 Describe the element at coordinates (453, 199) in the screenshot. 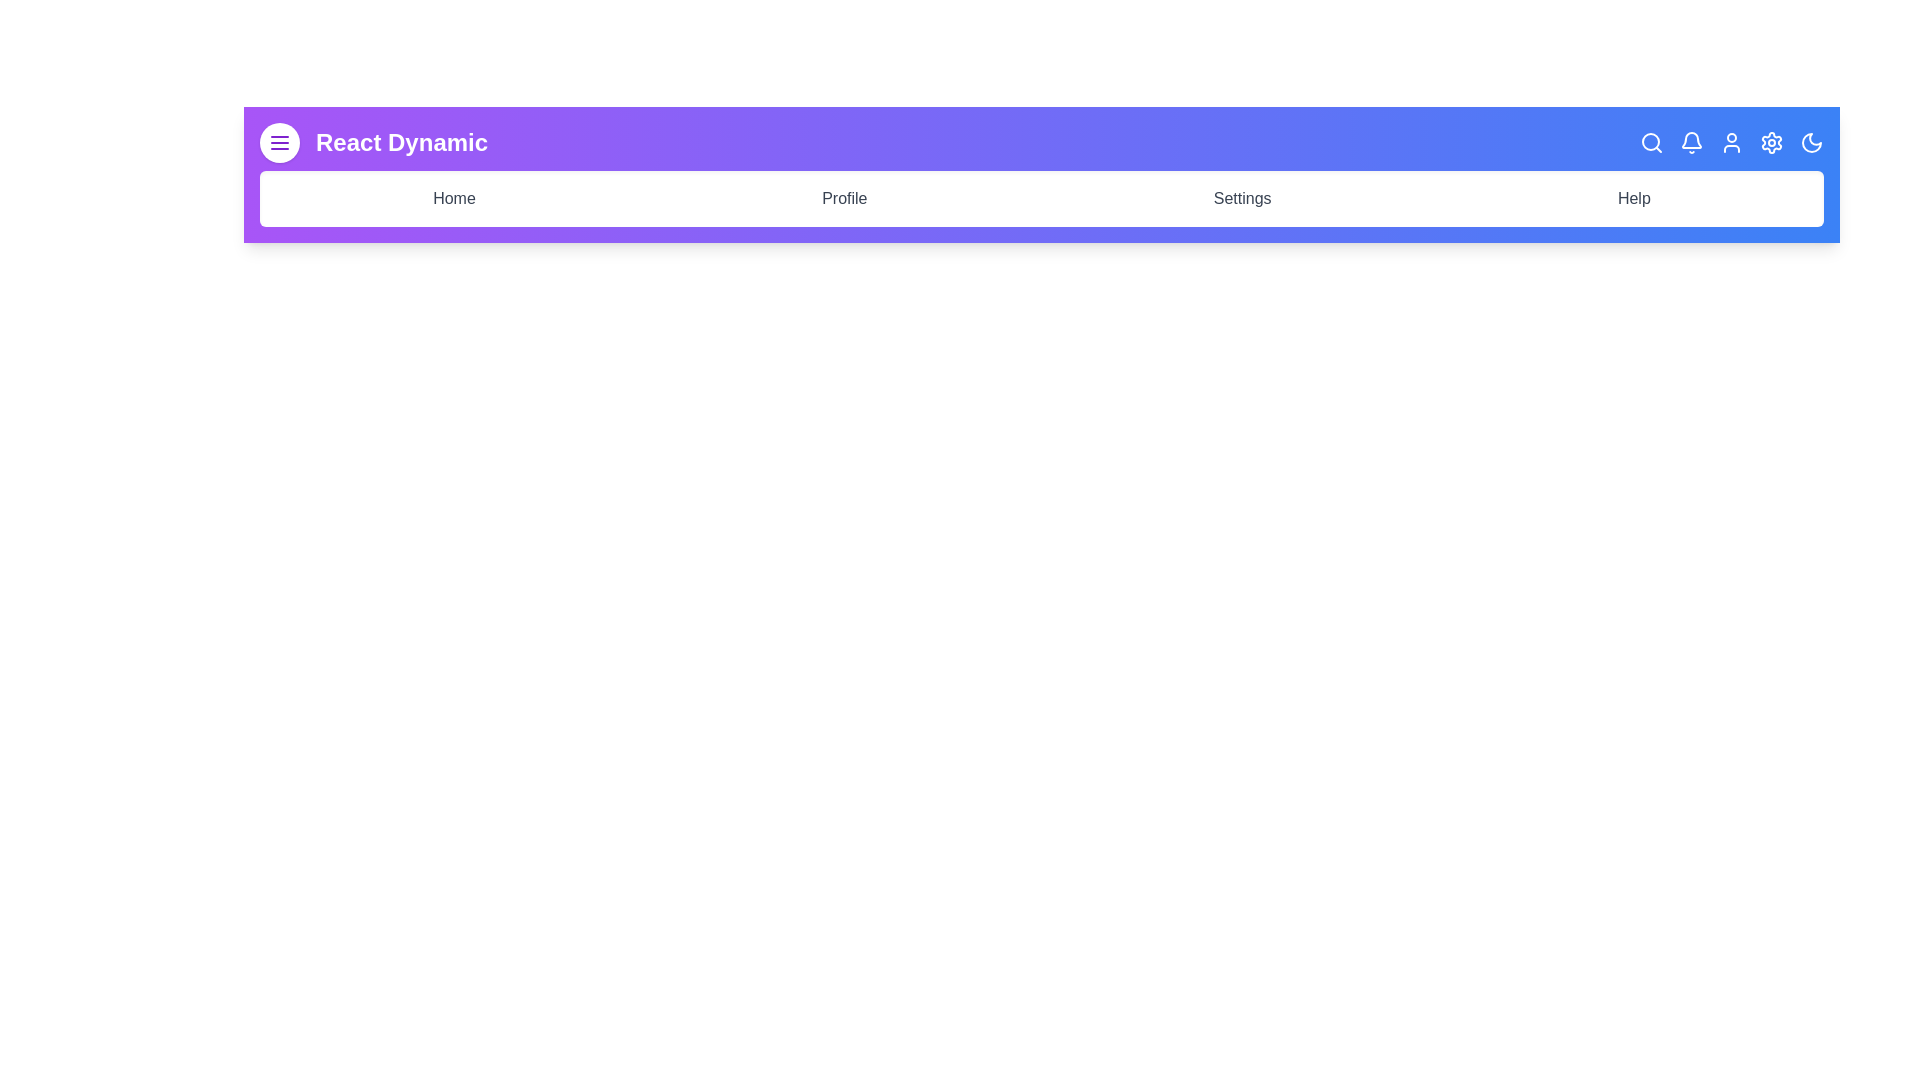

I see `the navigation link labeled Home to navigate to the corresponding section` at that location.